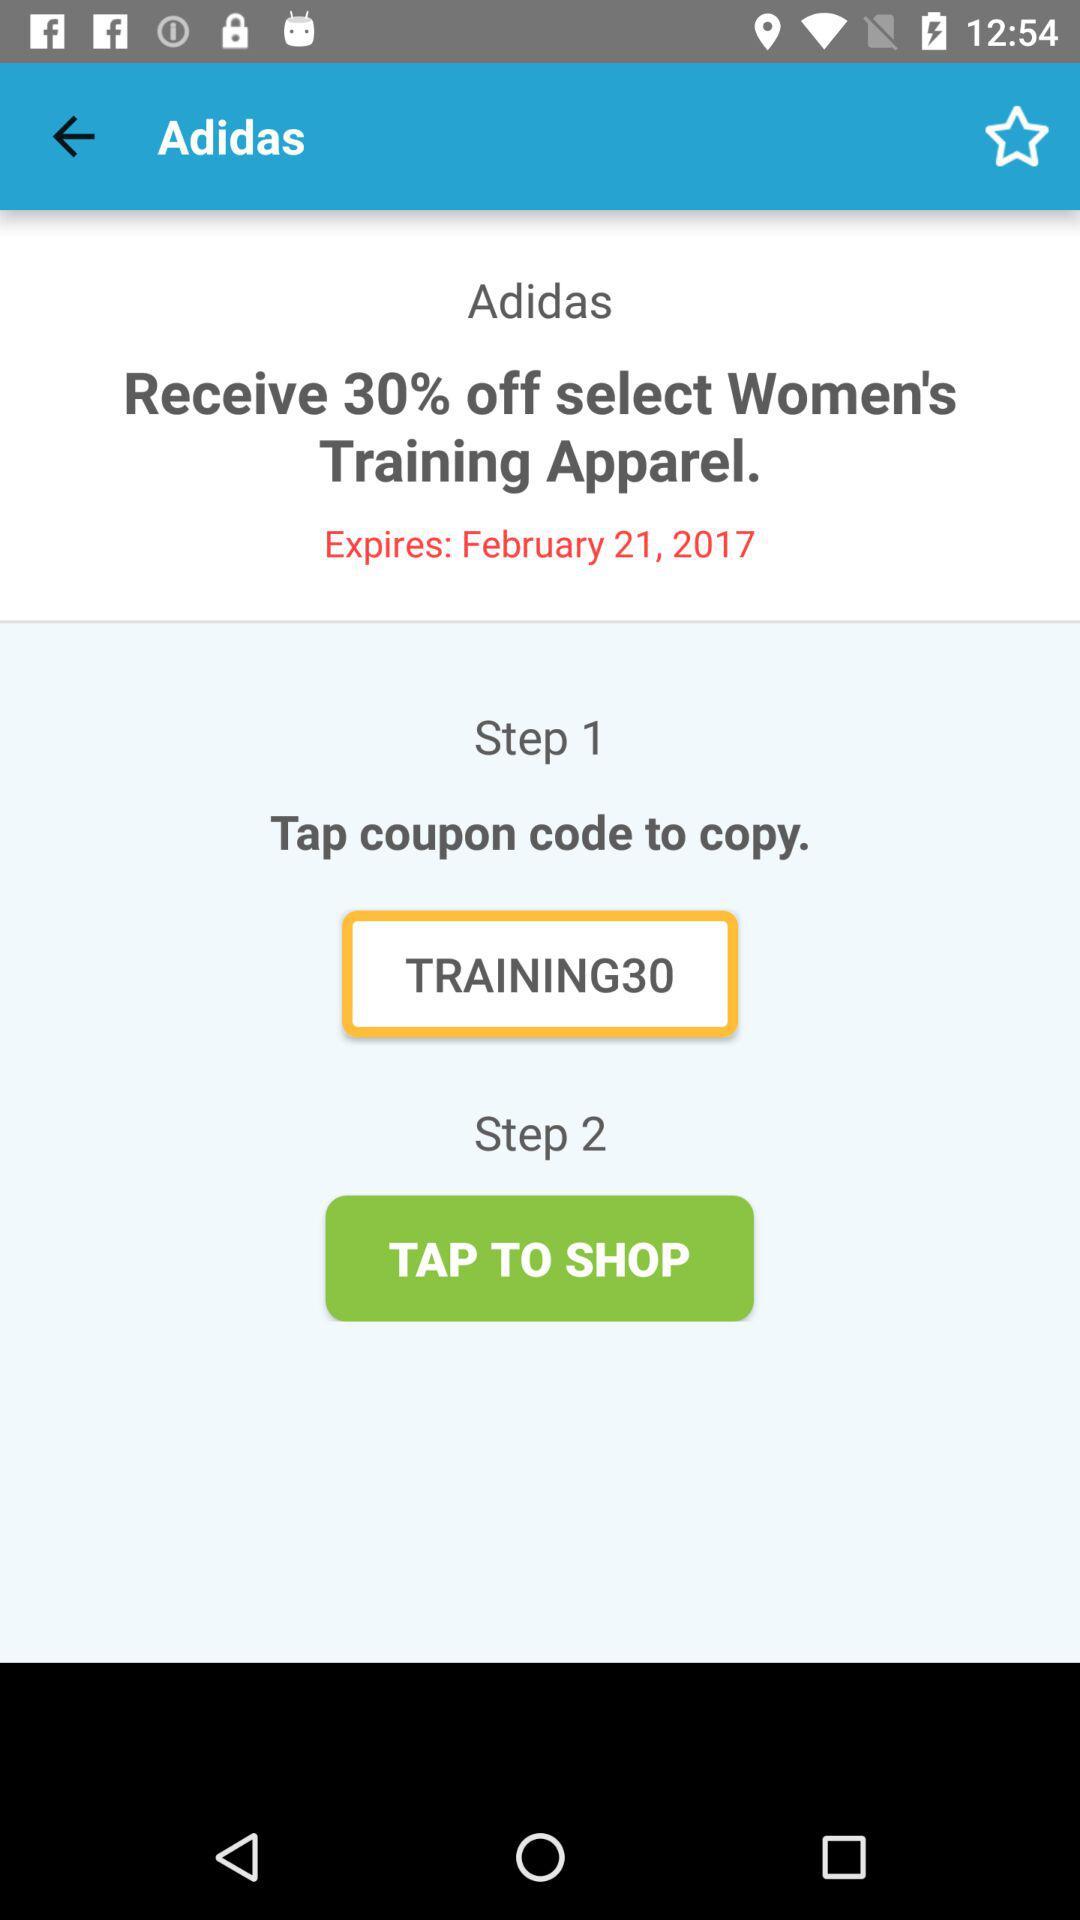 This screenshot has height=1920, width=1080. I want to click on the training30 icon, so click(540, 973).